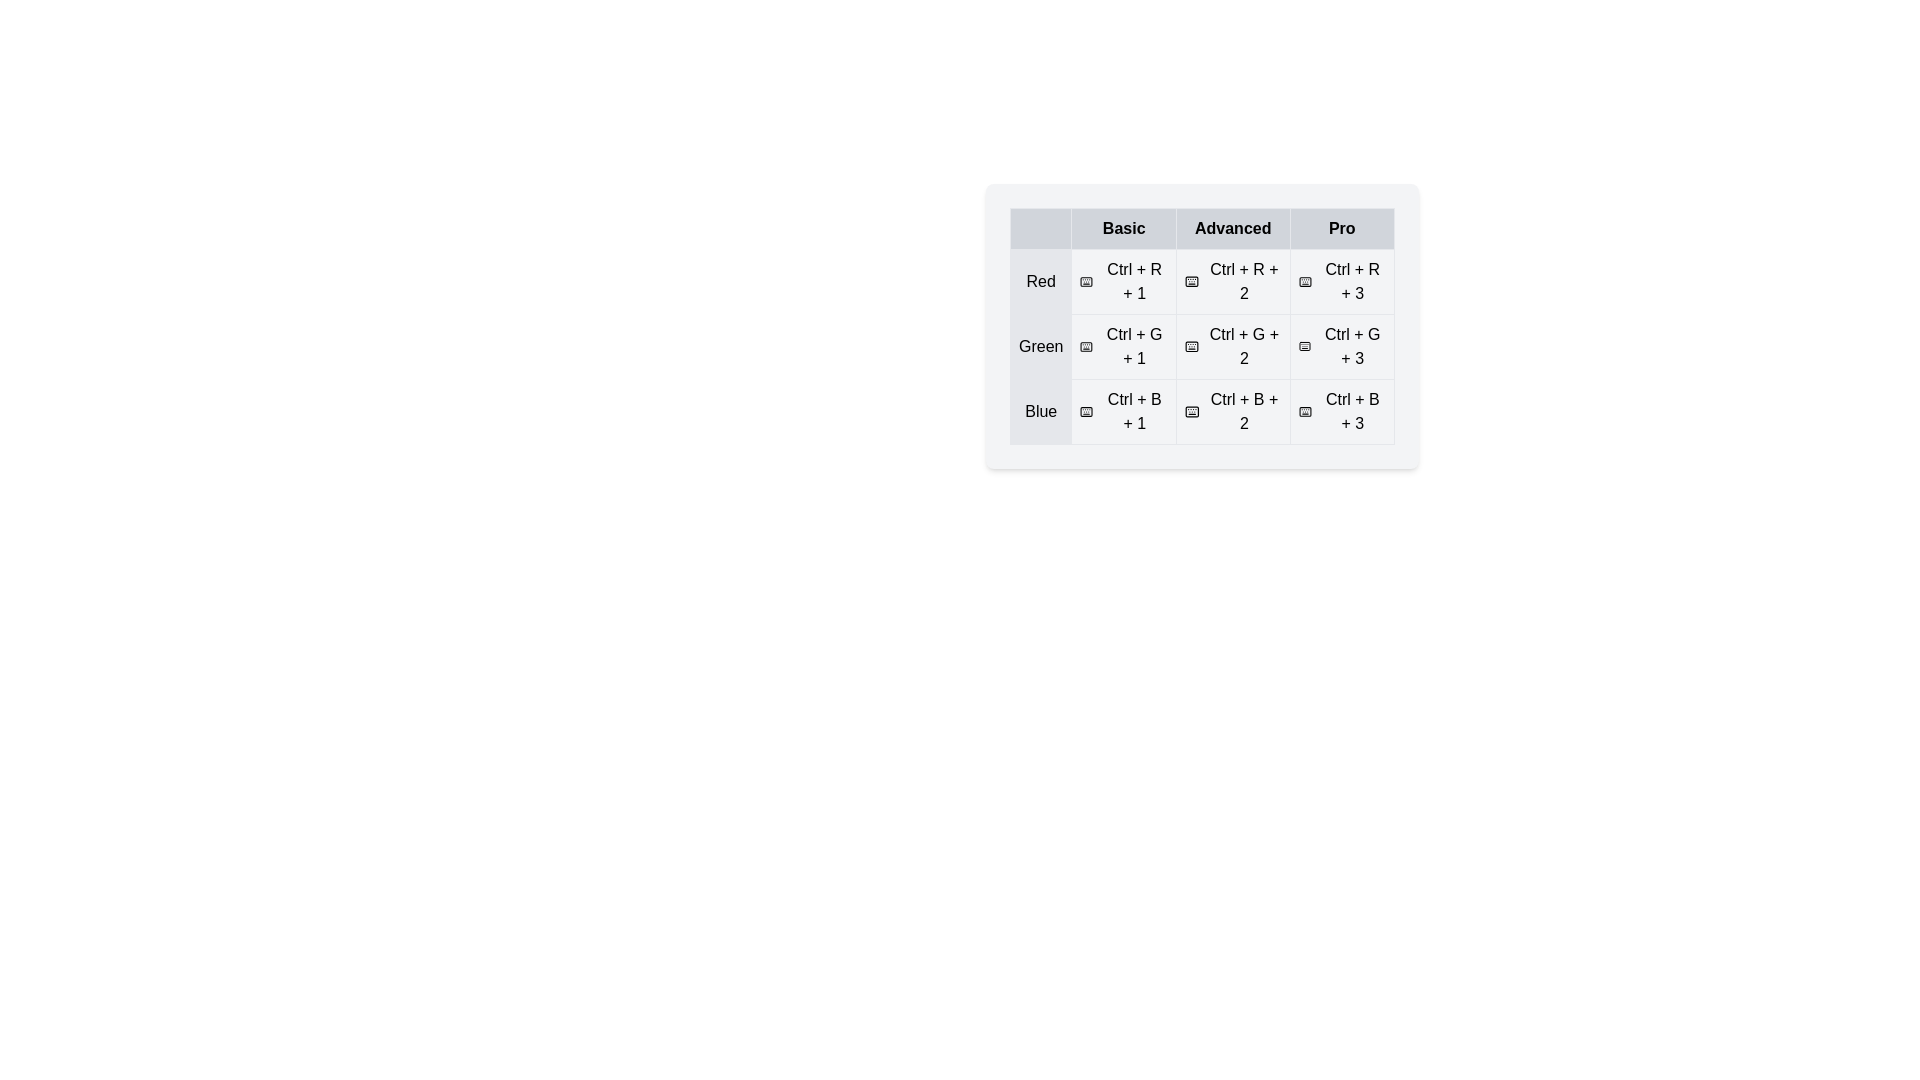 This screenshot has width=1920, height=1080. What do you see at coordinates (1201, 346) in the screenshot?
I see `the table cell in the second row (Green category) and second column (Advanced level) containing the text 'Ctrl + G + 2' and a keyboard icon for interaction` at bounding box center [1201, 346].